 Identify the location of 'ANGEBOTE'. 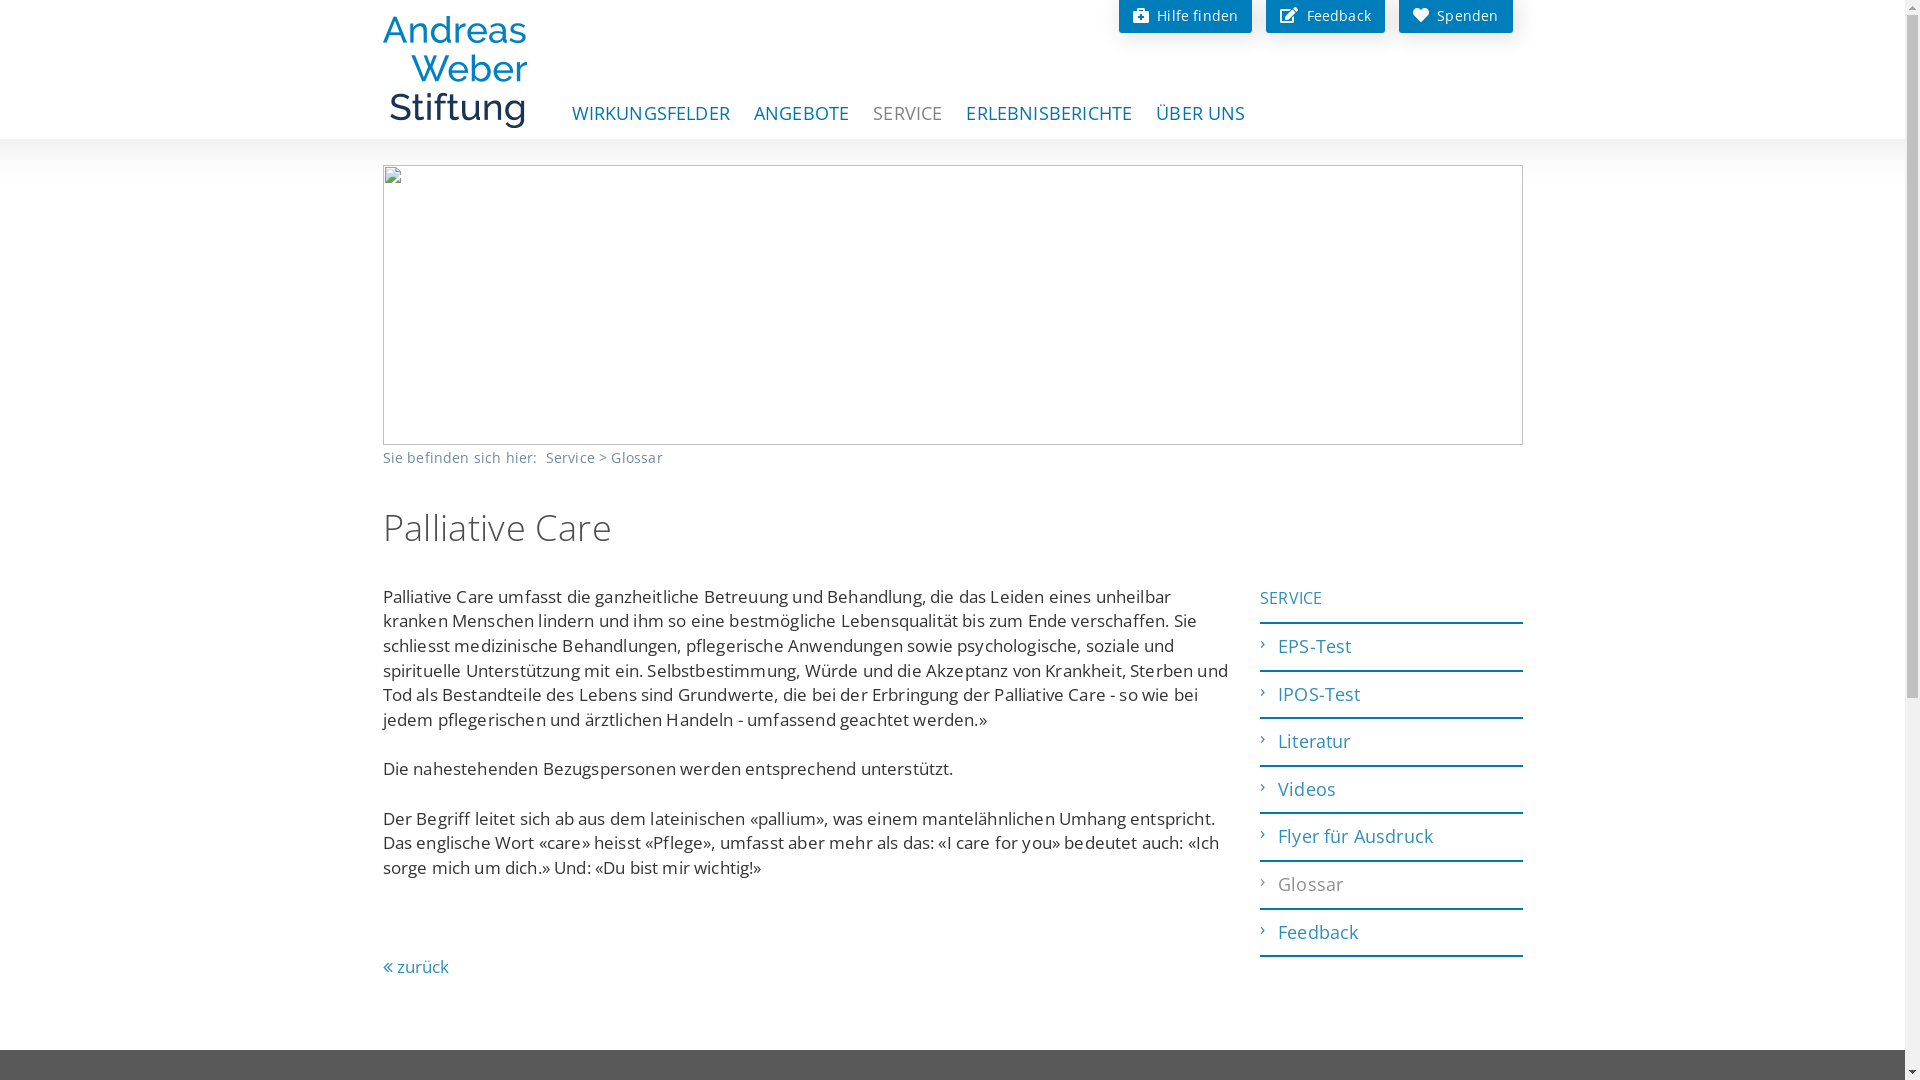
(744, 112).